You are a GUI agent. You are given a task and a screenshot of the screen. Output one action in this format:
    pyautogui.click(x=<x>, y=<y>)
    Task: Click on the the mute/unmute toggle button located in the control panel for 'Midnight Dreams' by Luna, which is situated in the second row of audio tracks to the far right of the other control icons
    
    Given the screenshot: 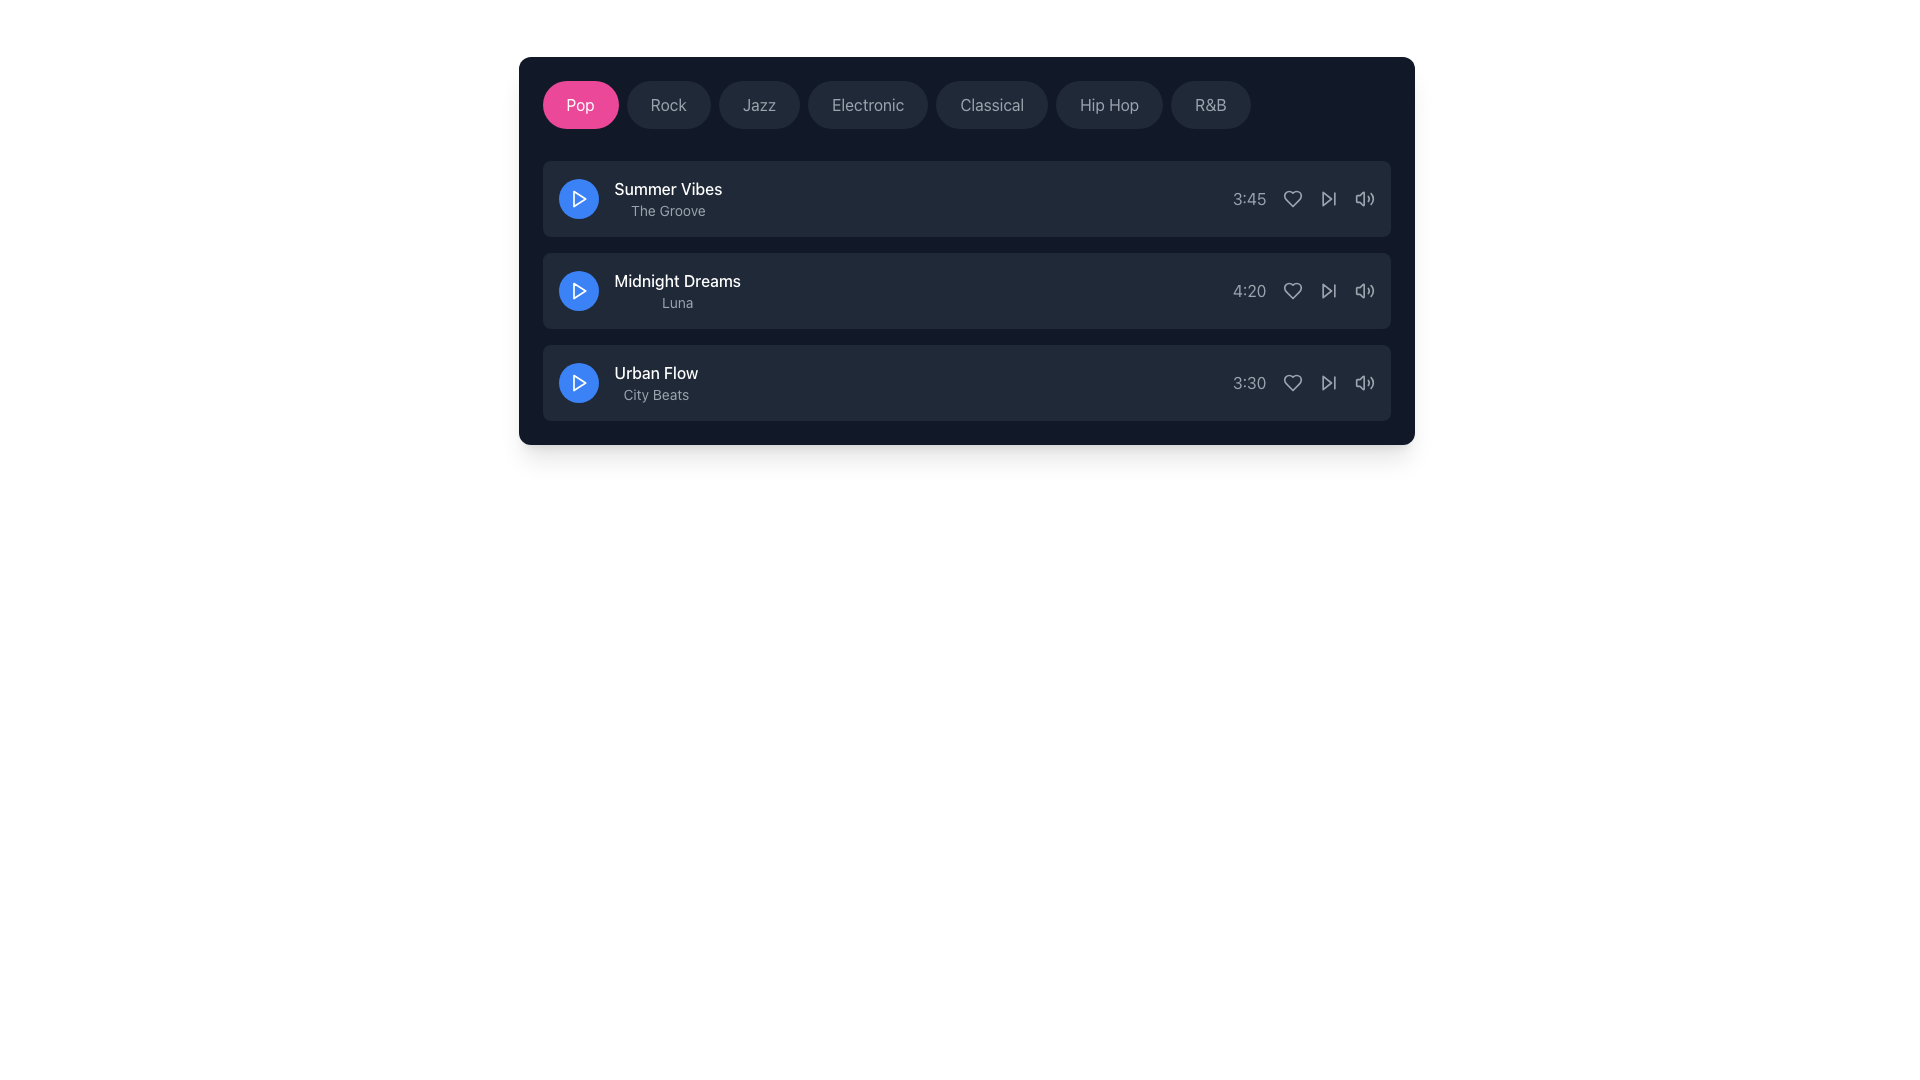 What is the action you would take?
    pyautogui.click(x=1359, y=290)
    